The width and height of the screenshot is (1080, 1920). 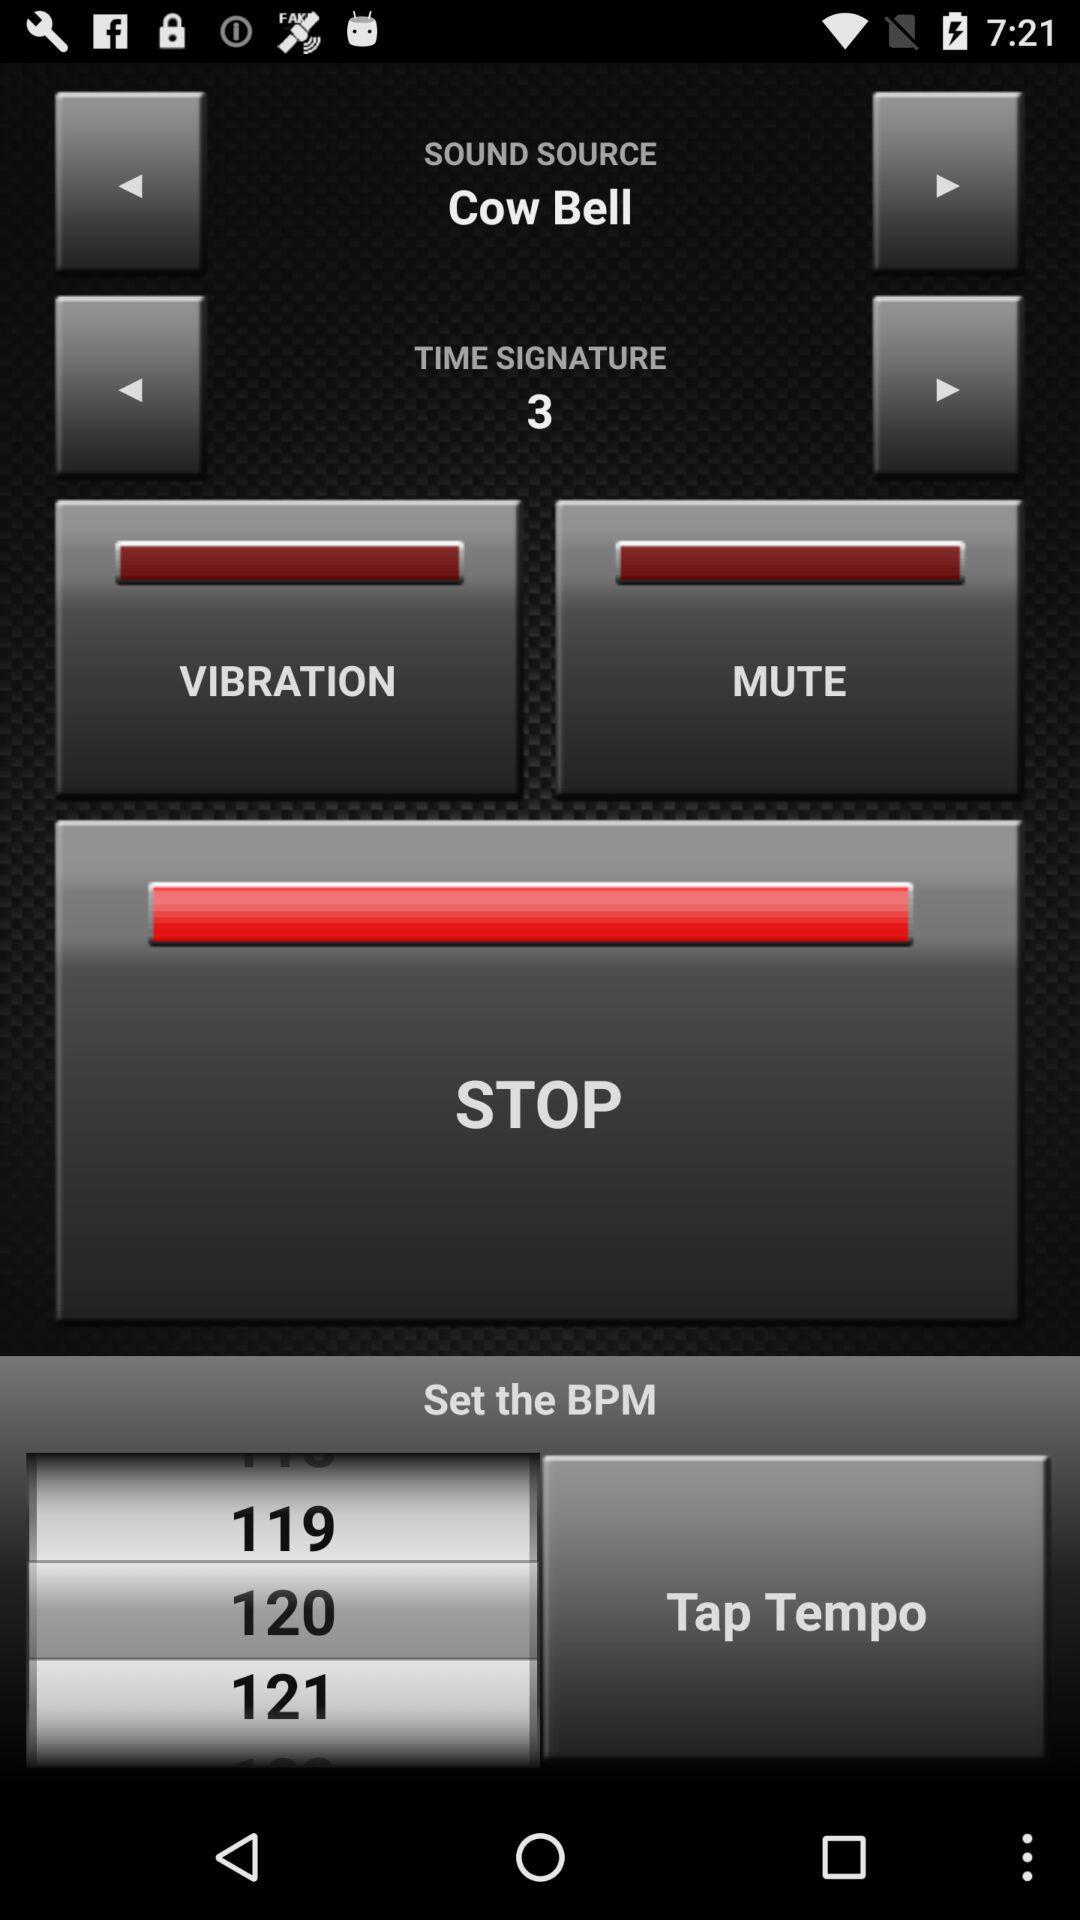 What do you see at coordinates (789, 650) in the screenshot?
I see `item next to vibration icon` at bounding box center [789, 650].